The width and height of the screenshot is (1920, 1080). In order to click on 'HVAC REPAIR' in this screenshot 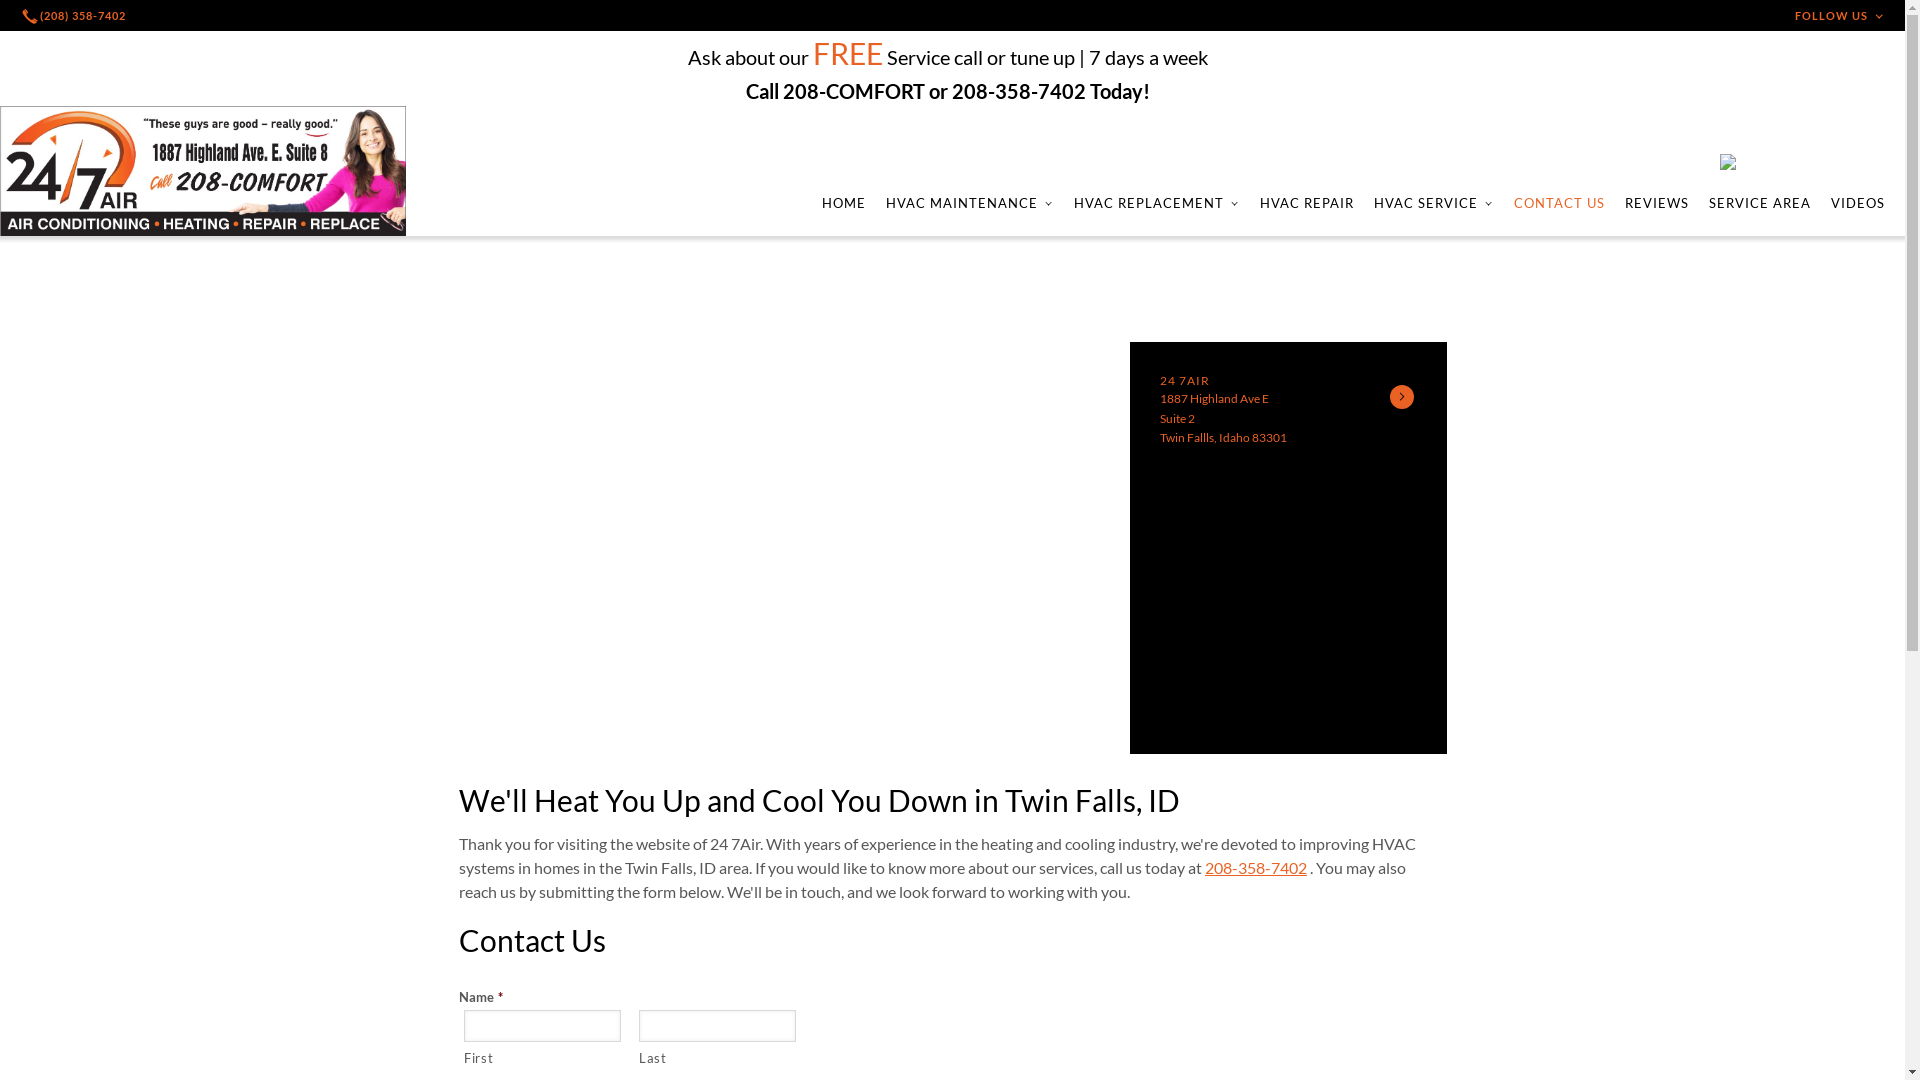, I will do `click(1258, 203)`.